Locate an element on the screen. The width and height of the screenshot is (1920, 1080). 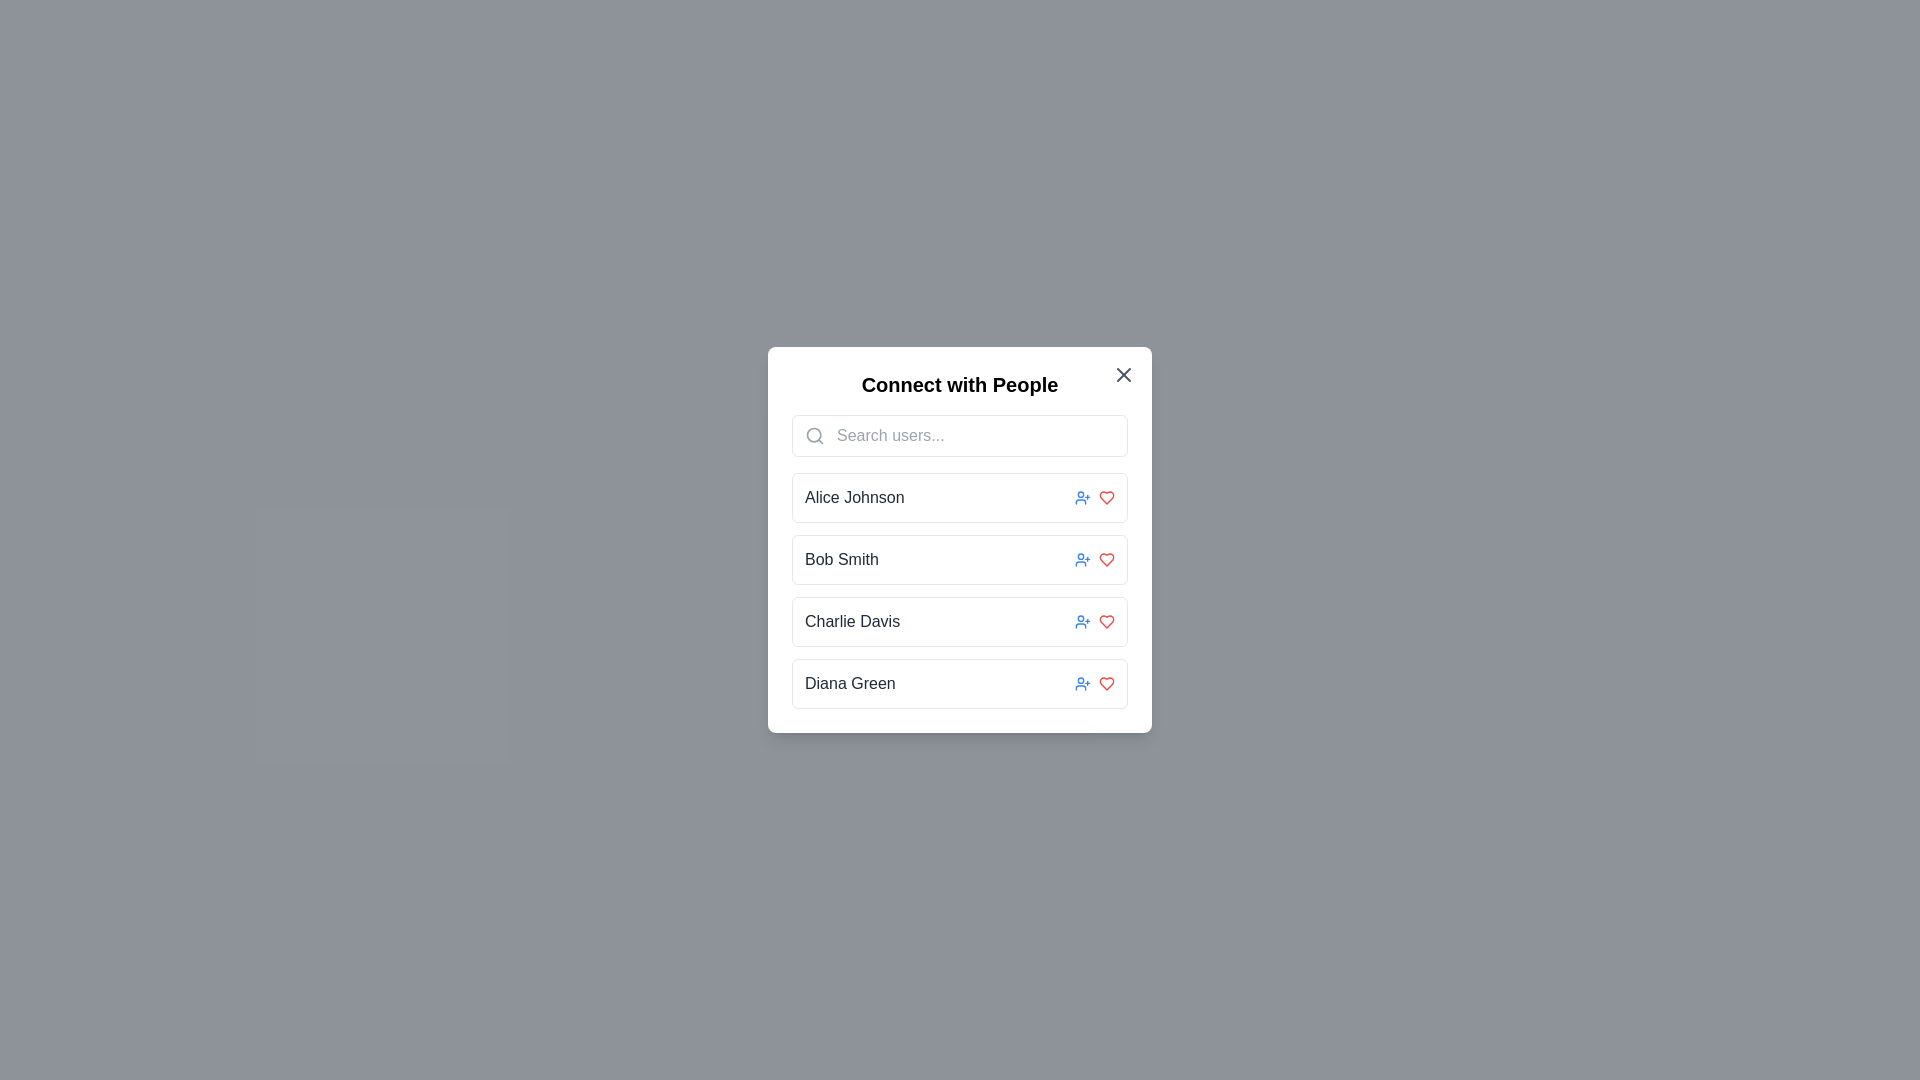
the user icon button with a plus symbol on its right side, which is styled in blue and positioned next to 'Alice Johnson' in the 'Connect with People' modal is located at coordinates (1082, 496).